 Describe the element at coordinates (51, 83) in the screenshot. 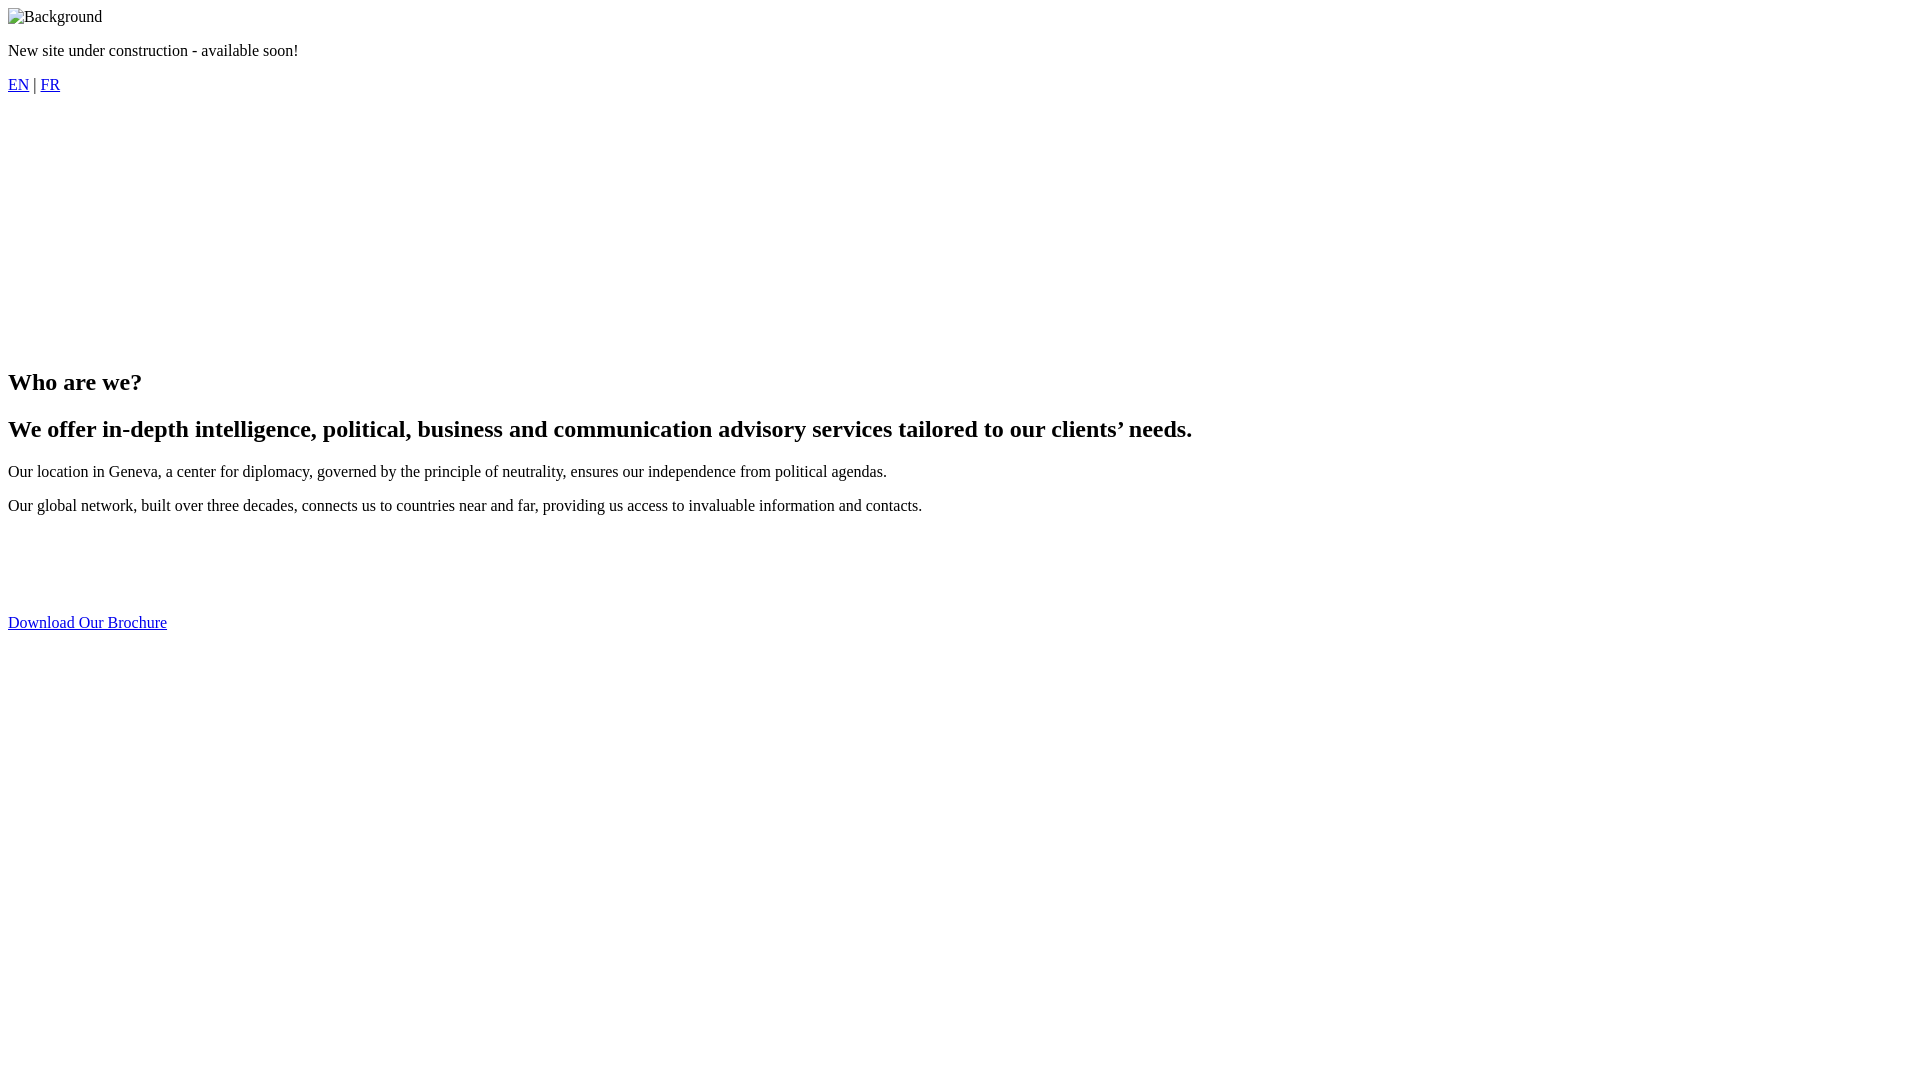

I see `'FR'` at that location.